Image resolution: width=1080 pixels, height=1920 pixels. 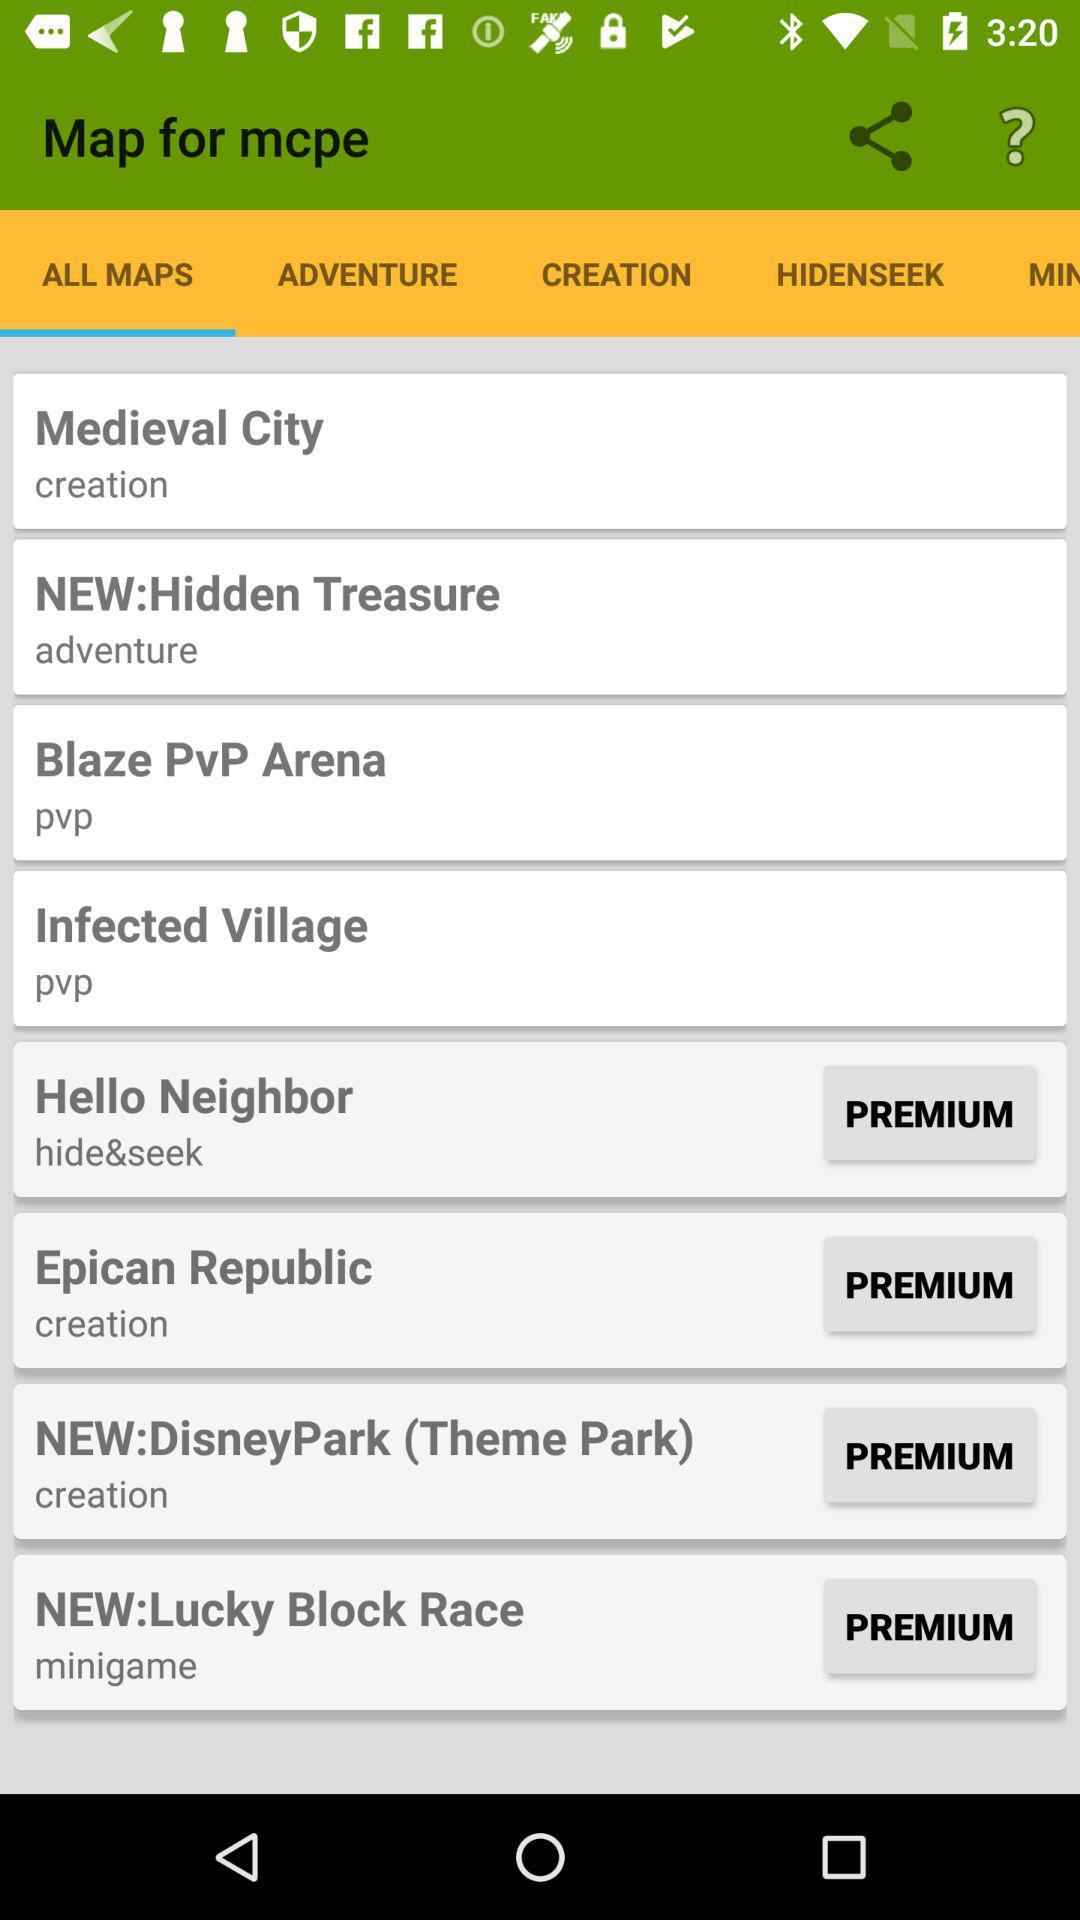 I want to click on item above the creation item, so click(x=423, y=1264).